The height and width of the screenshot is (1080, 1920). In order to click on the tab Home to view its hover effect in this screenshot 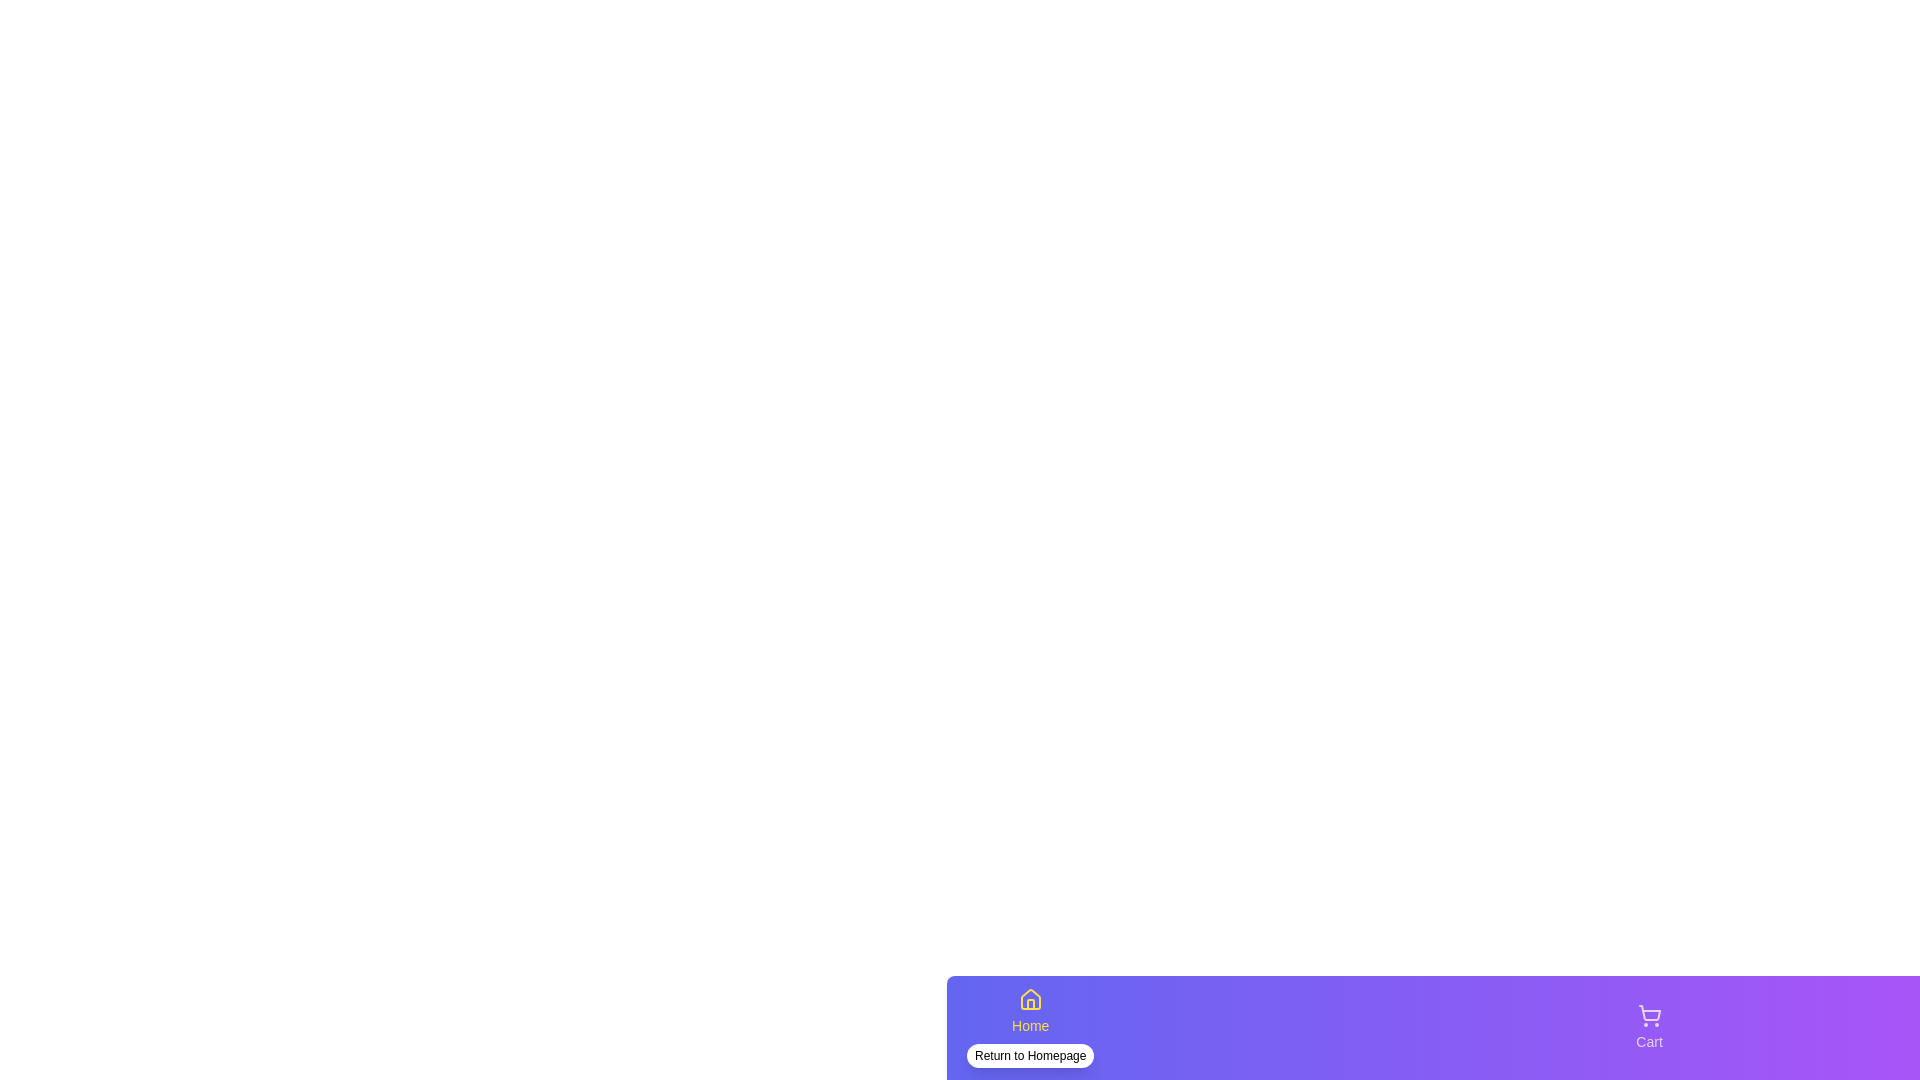, I will do `click(1030, 1028)`.